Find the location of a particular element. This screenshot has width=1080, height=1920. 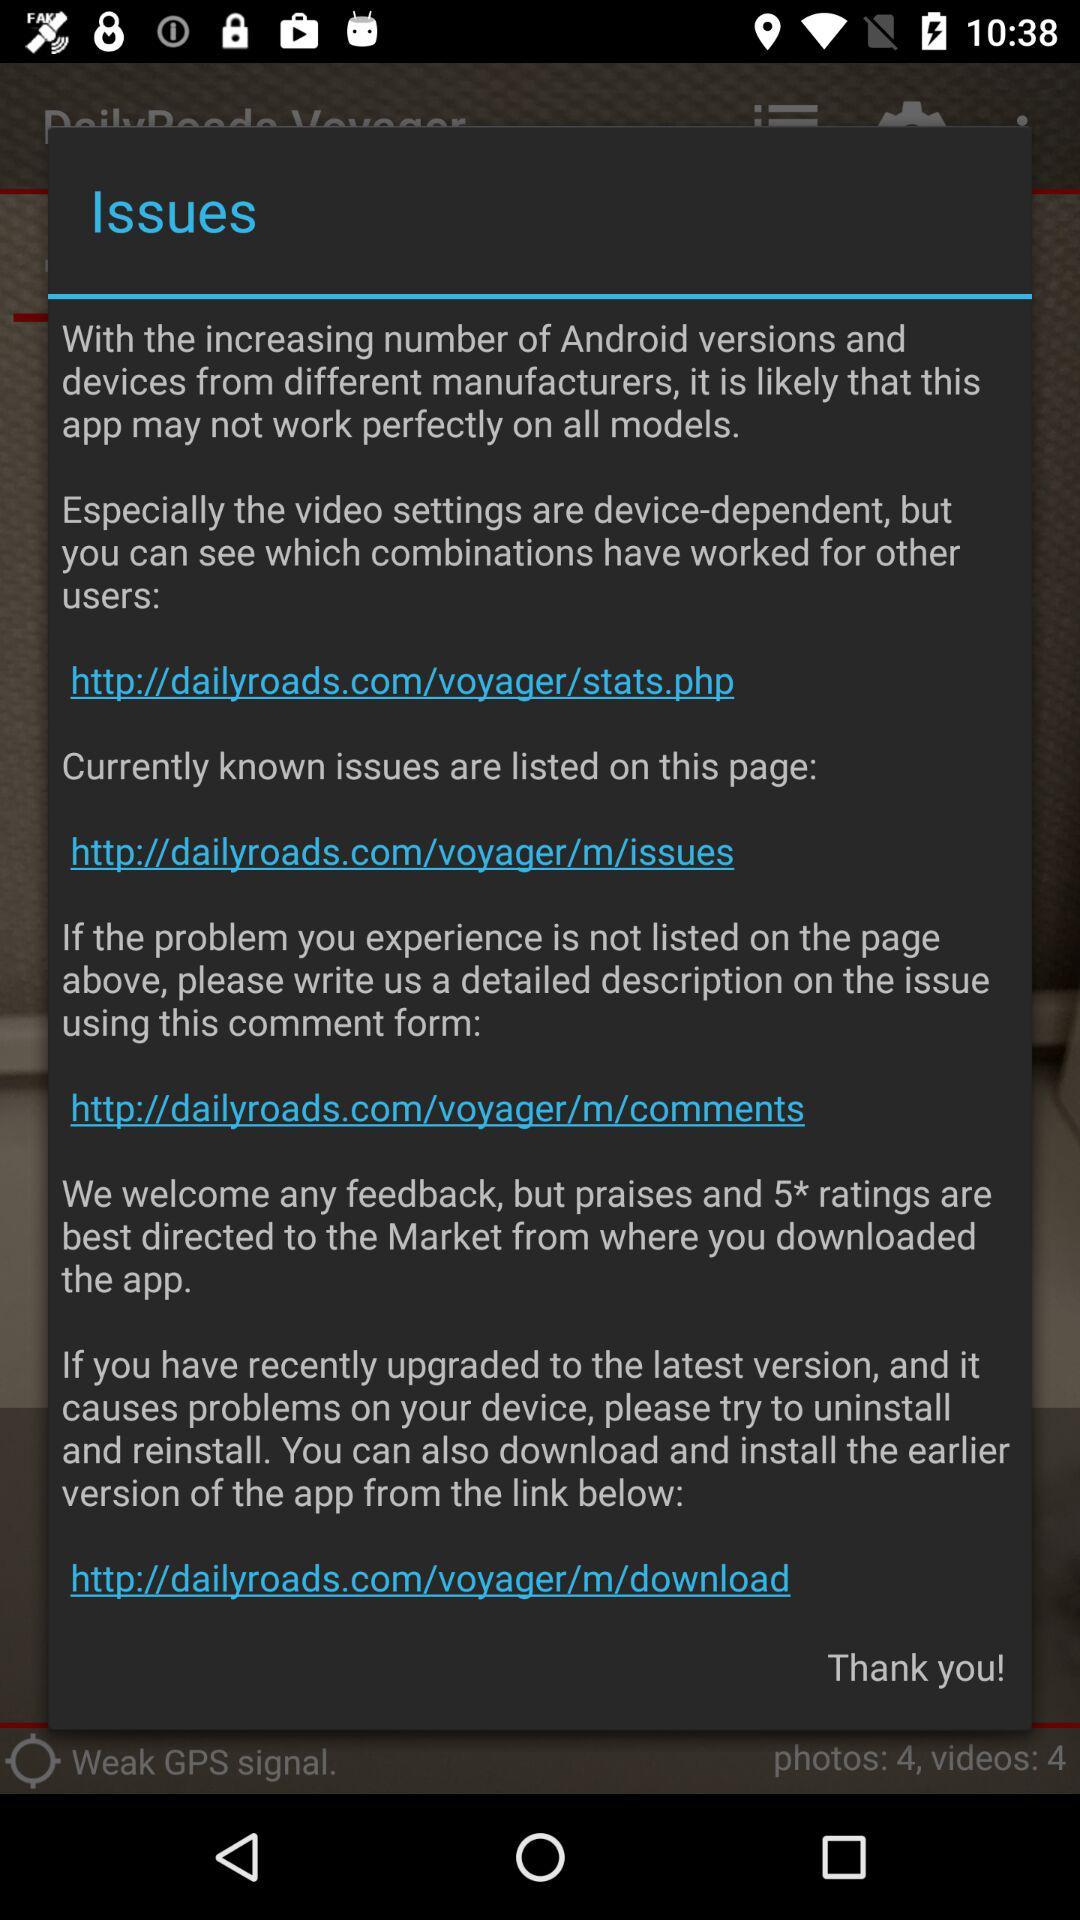

the with the increasing app is located at coordinates (540, 956).